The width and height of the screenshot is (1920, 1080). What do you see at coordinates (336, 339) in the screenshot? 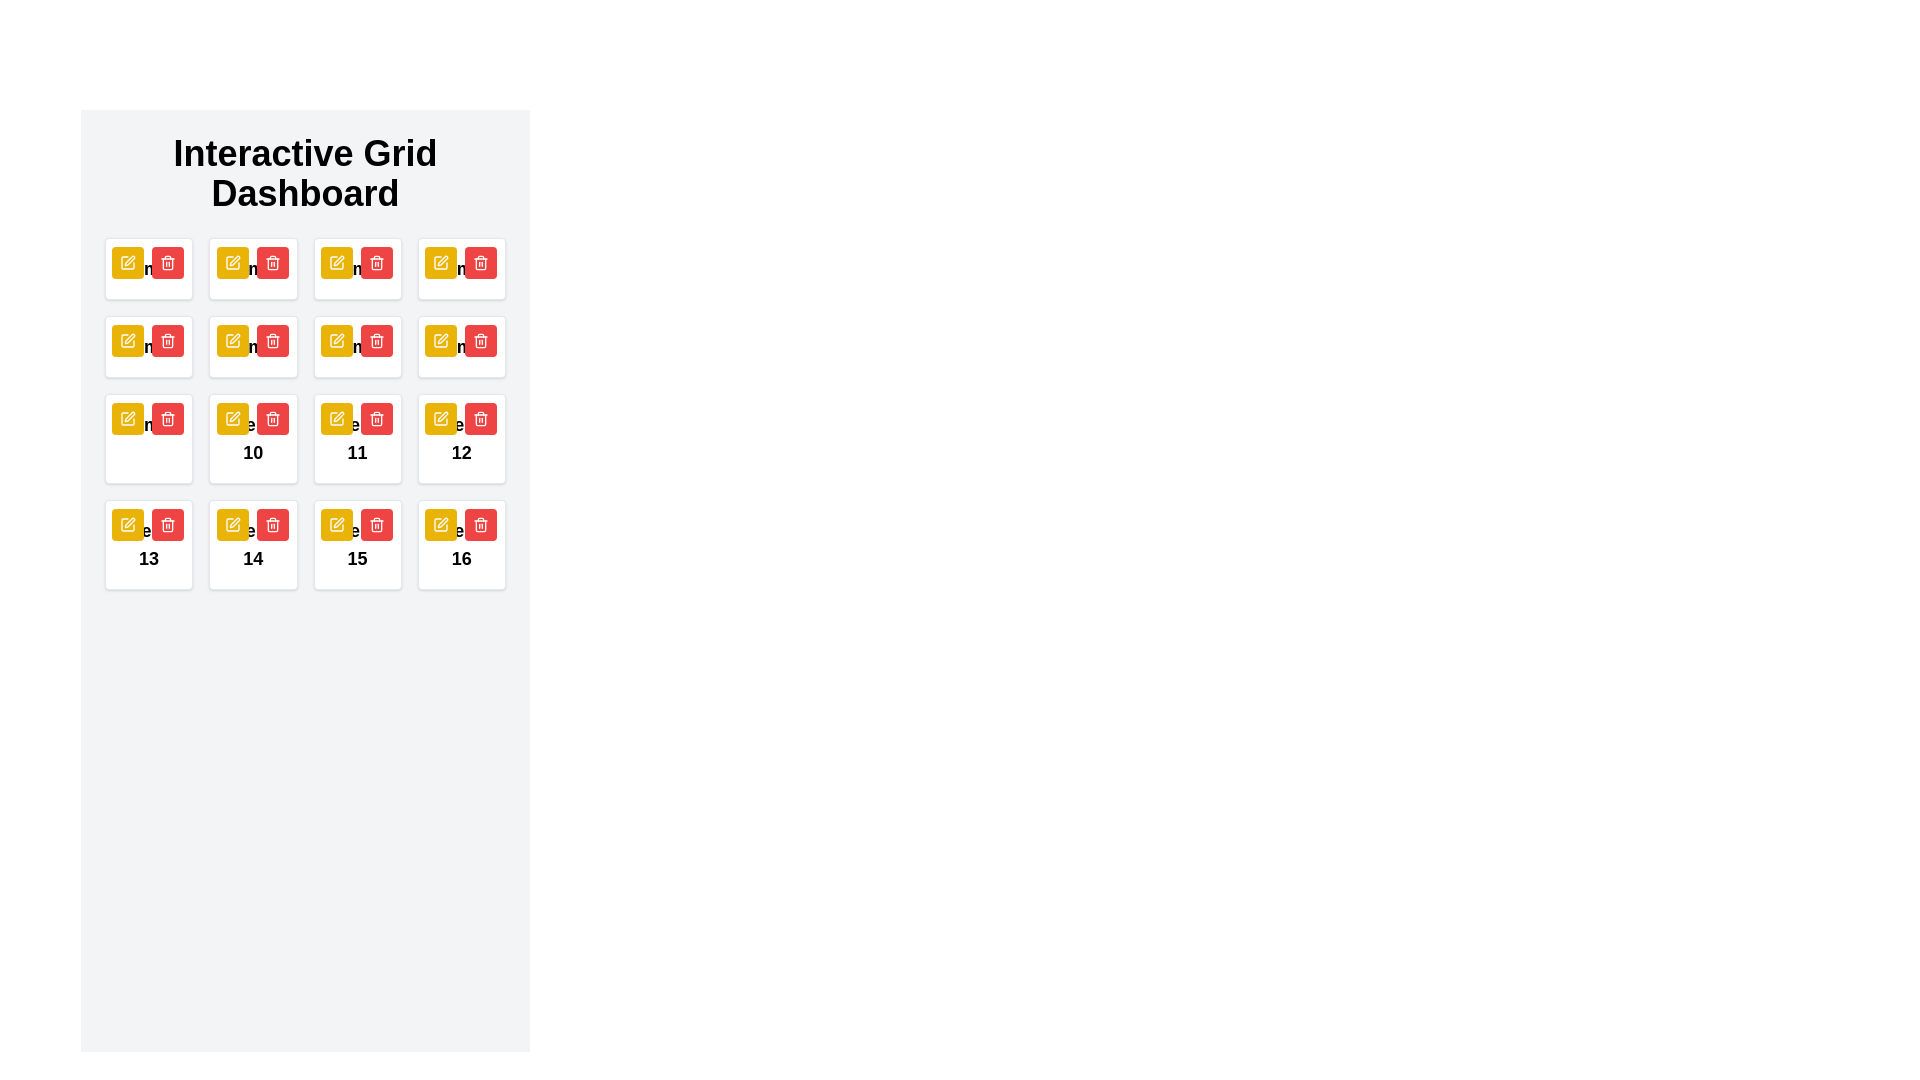
I see `the decorative graphic element within the edit button icon for cell '11' in the interactive grid layout` at bounding box center [336, 339].